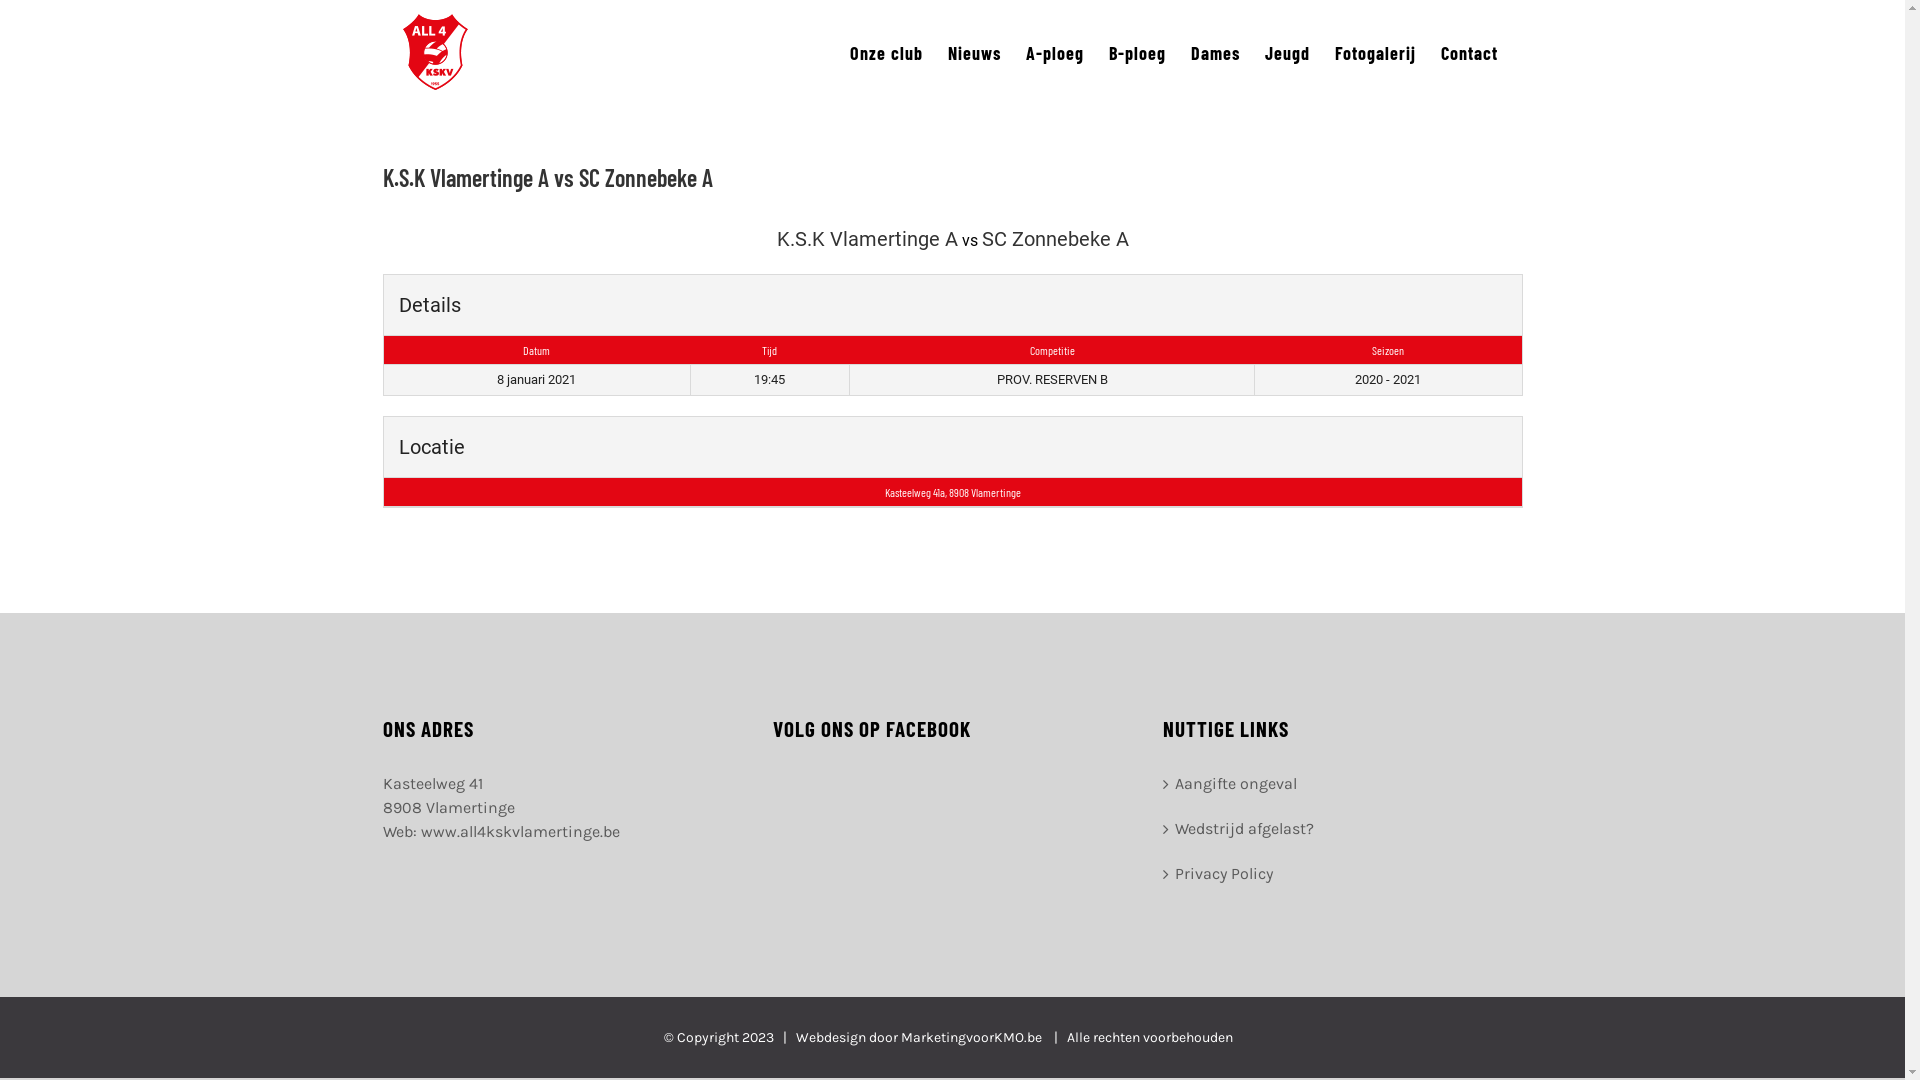 The image size is (1920, 1080). What do you see at coordinates (1468, 51) in the screenshot?
I see `'Contact'` at bounding box center [1468, 51].